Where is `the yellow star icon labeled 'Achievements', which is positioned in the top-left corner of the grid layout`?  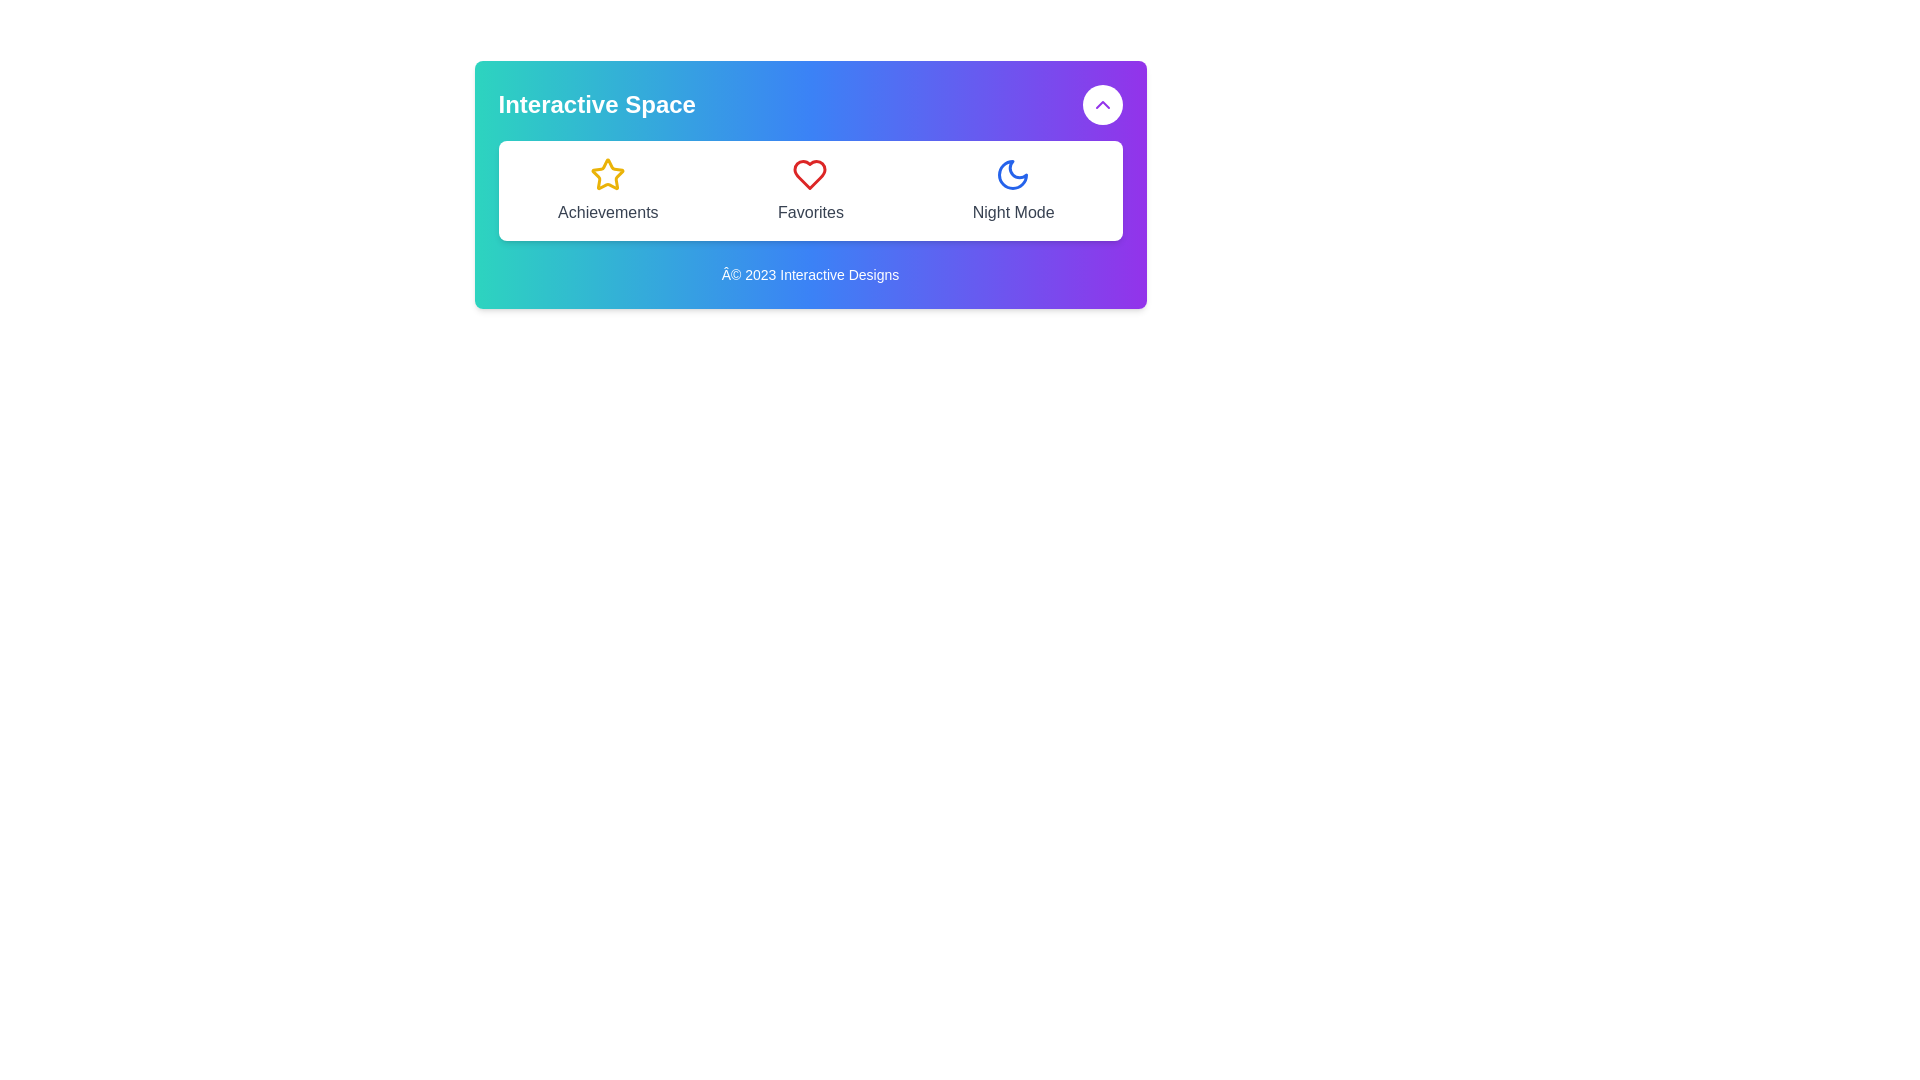
the yellow star icon labeled 'Achievements', which is positioned in the top-left corner of the grid layout is located at coordinates (606, 191).